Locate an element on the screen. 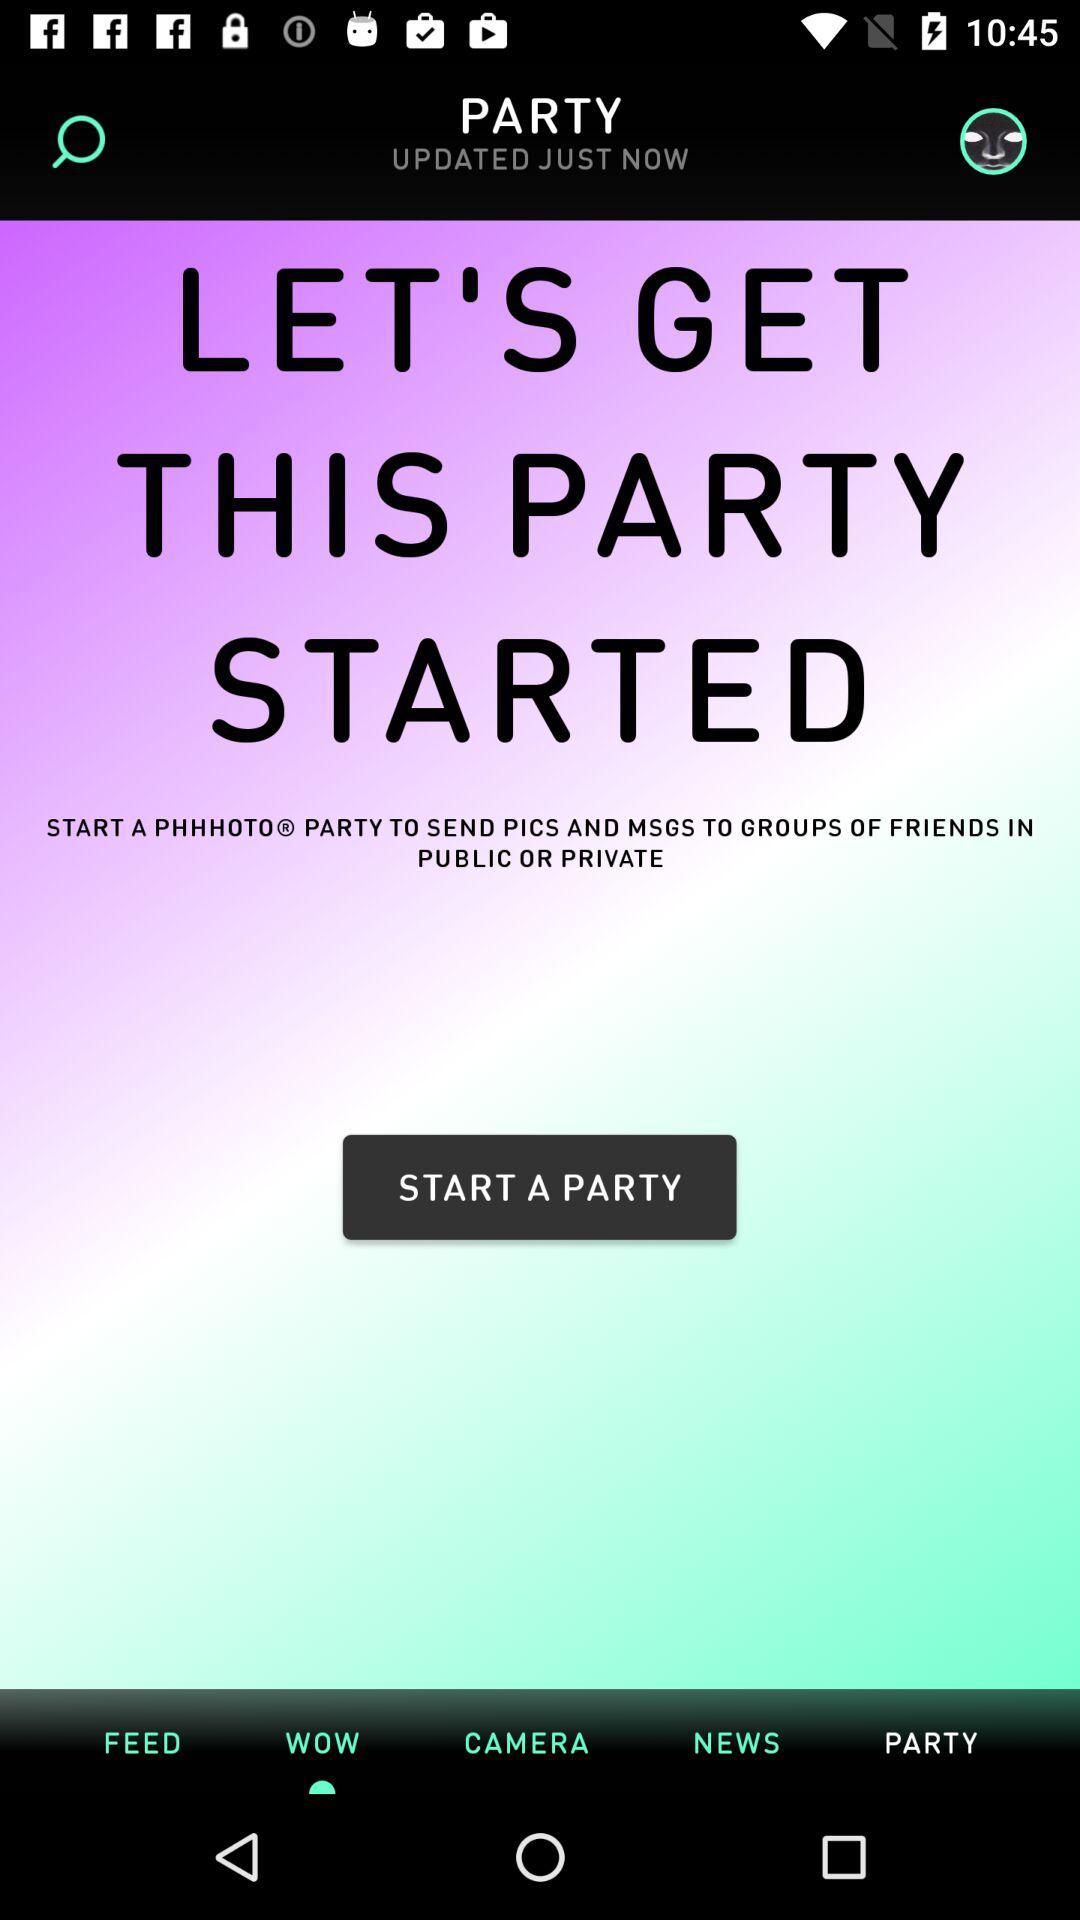 This screenshot has height=1920, width=1080. updated just now is located at coordinates (538, 171).